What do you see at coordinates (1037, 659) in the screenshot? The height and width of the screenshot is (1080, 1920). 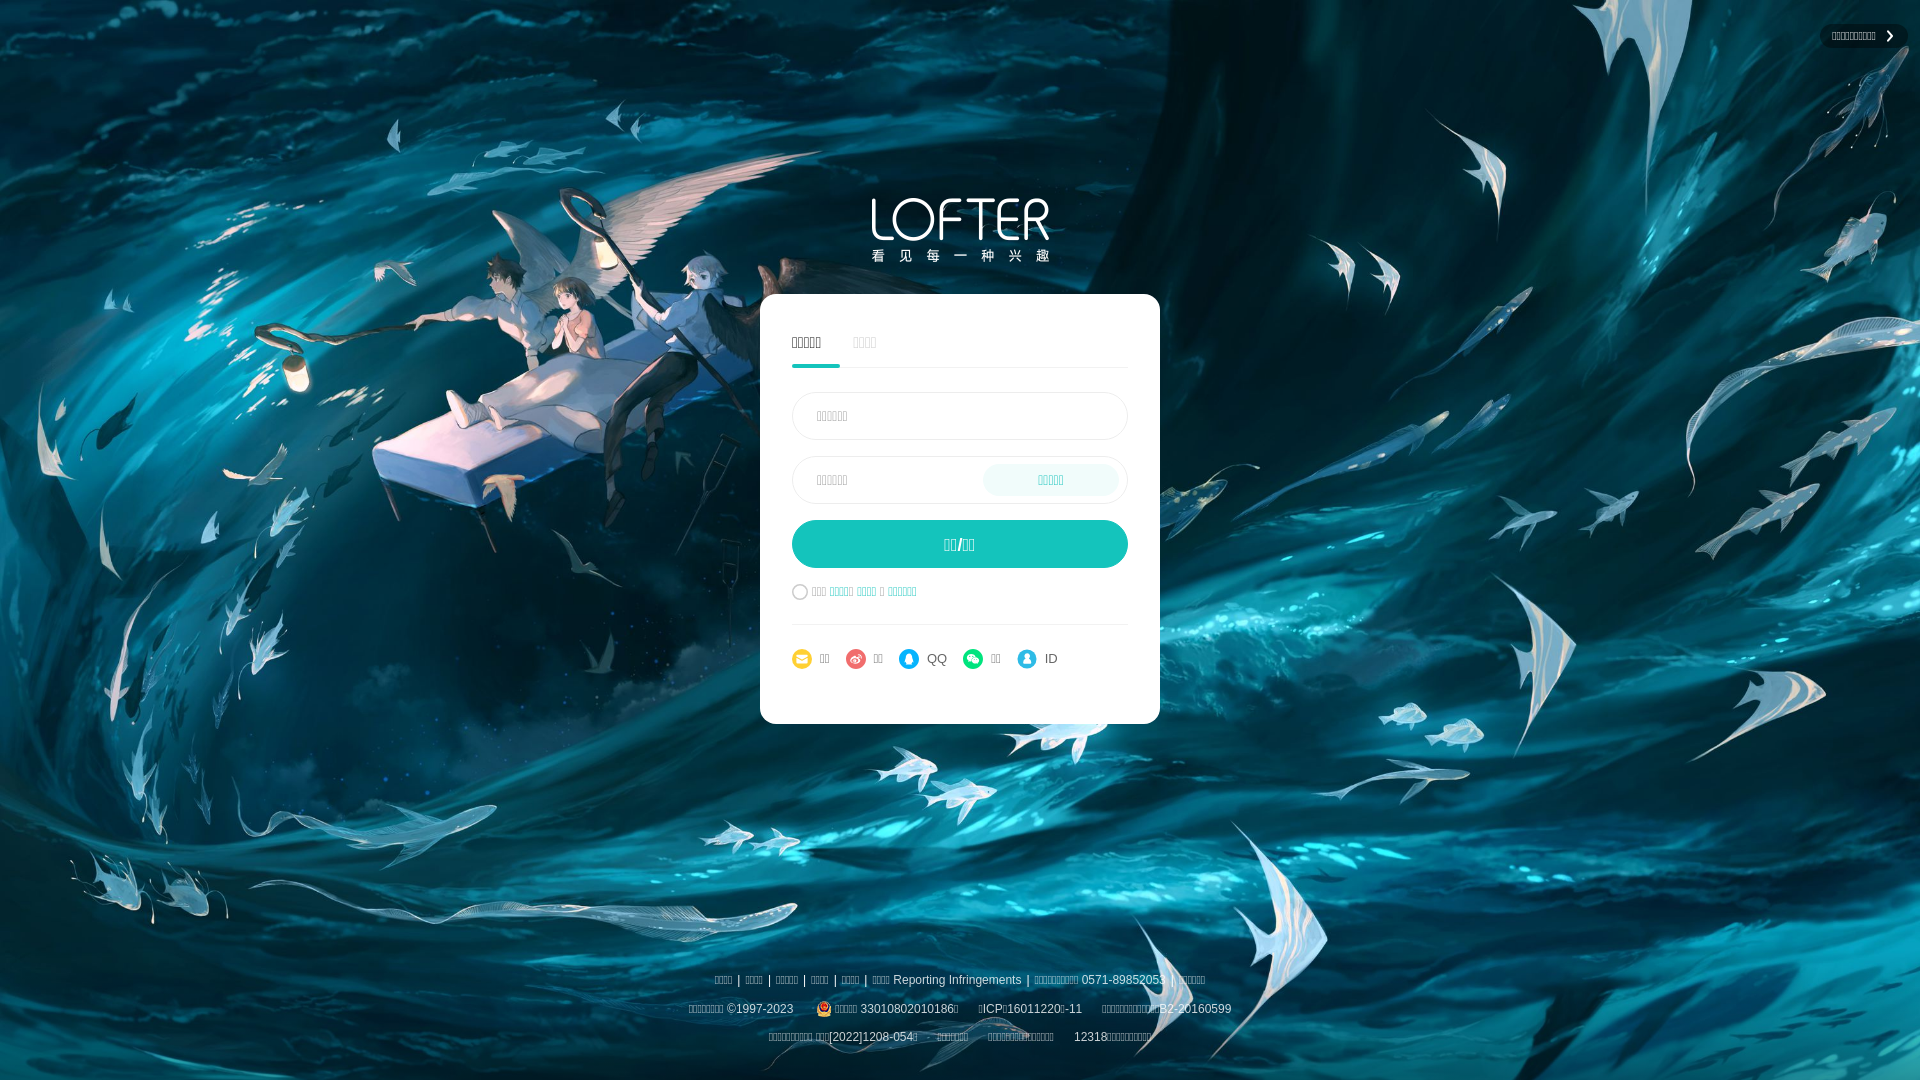 I see `'ID'` at bounding box center [1037, 659].